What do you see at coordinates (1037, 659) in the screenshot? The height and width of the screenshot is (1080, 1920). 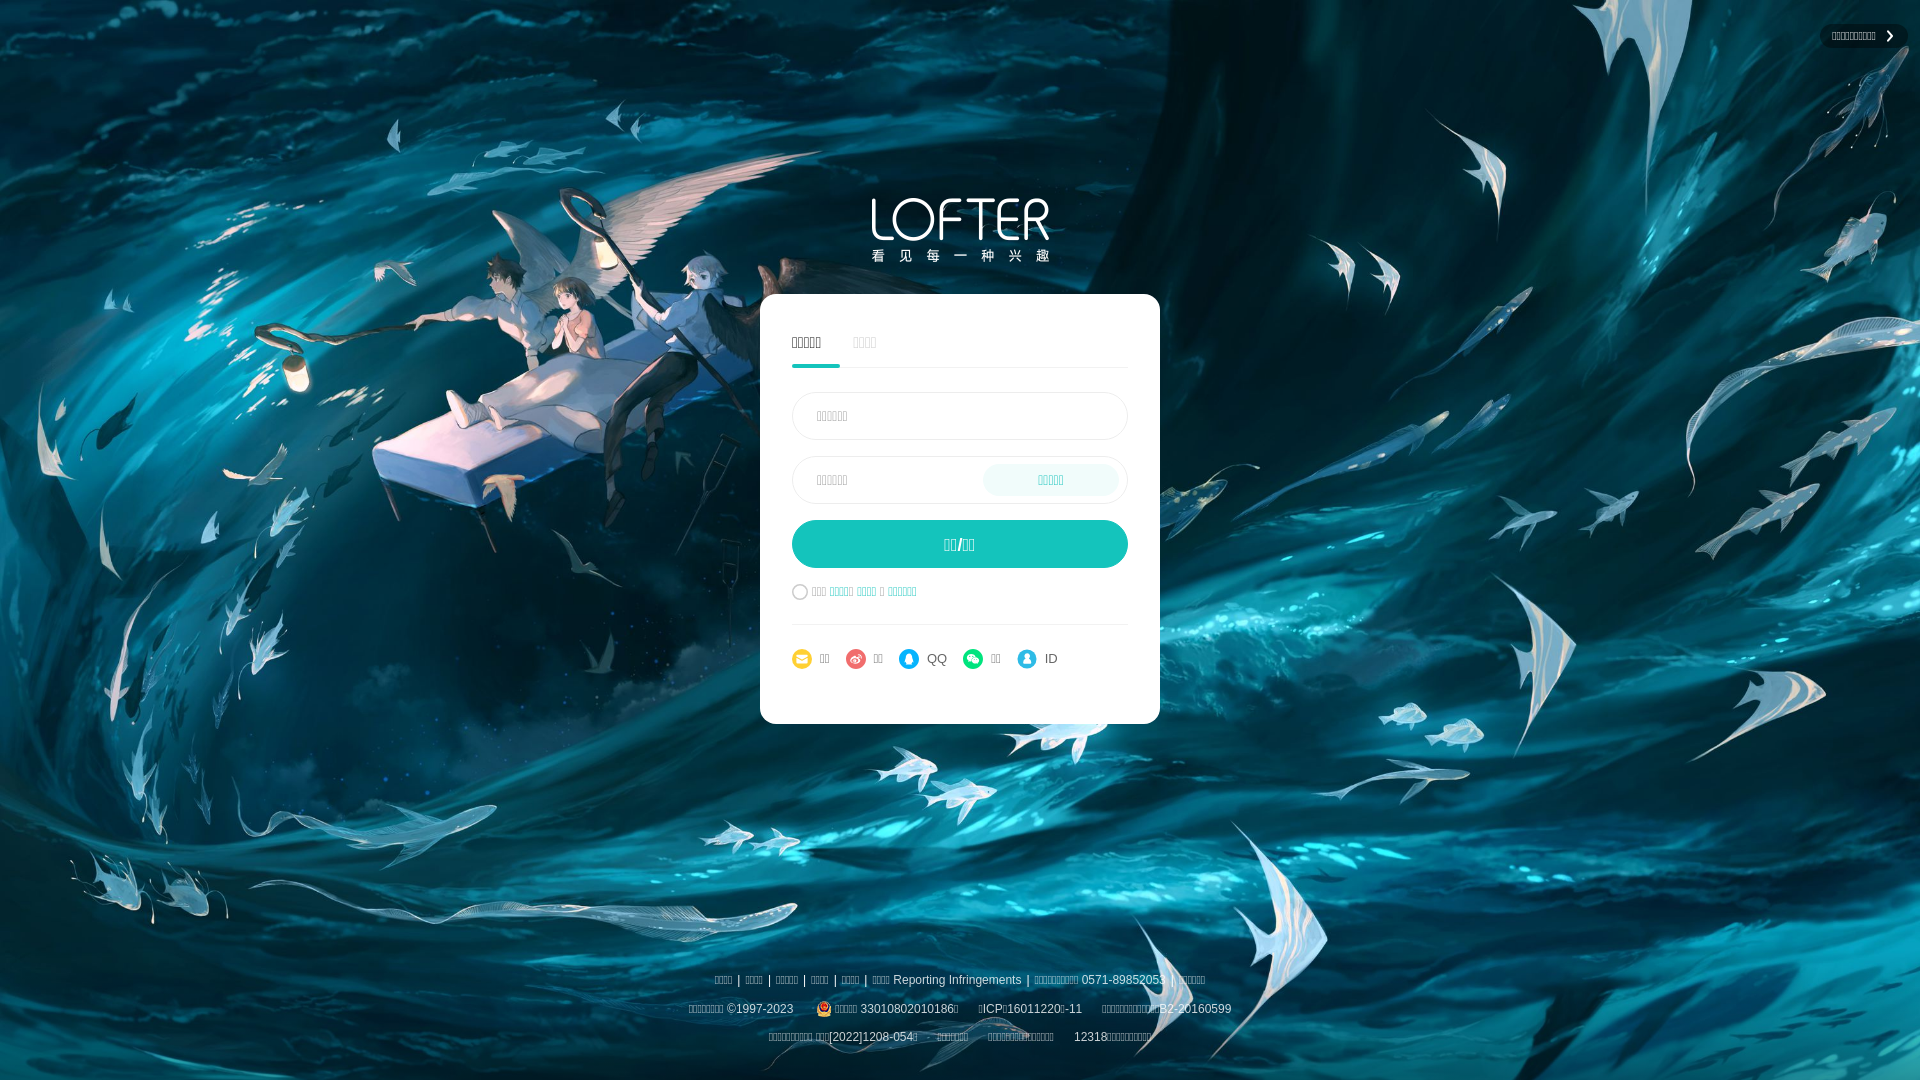 I see `'ID'` at bounding box center [1037, 659].